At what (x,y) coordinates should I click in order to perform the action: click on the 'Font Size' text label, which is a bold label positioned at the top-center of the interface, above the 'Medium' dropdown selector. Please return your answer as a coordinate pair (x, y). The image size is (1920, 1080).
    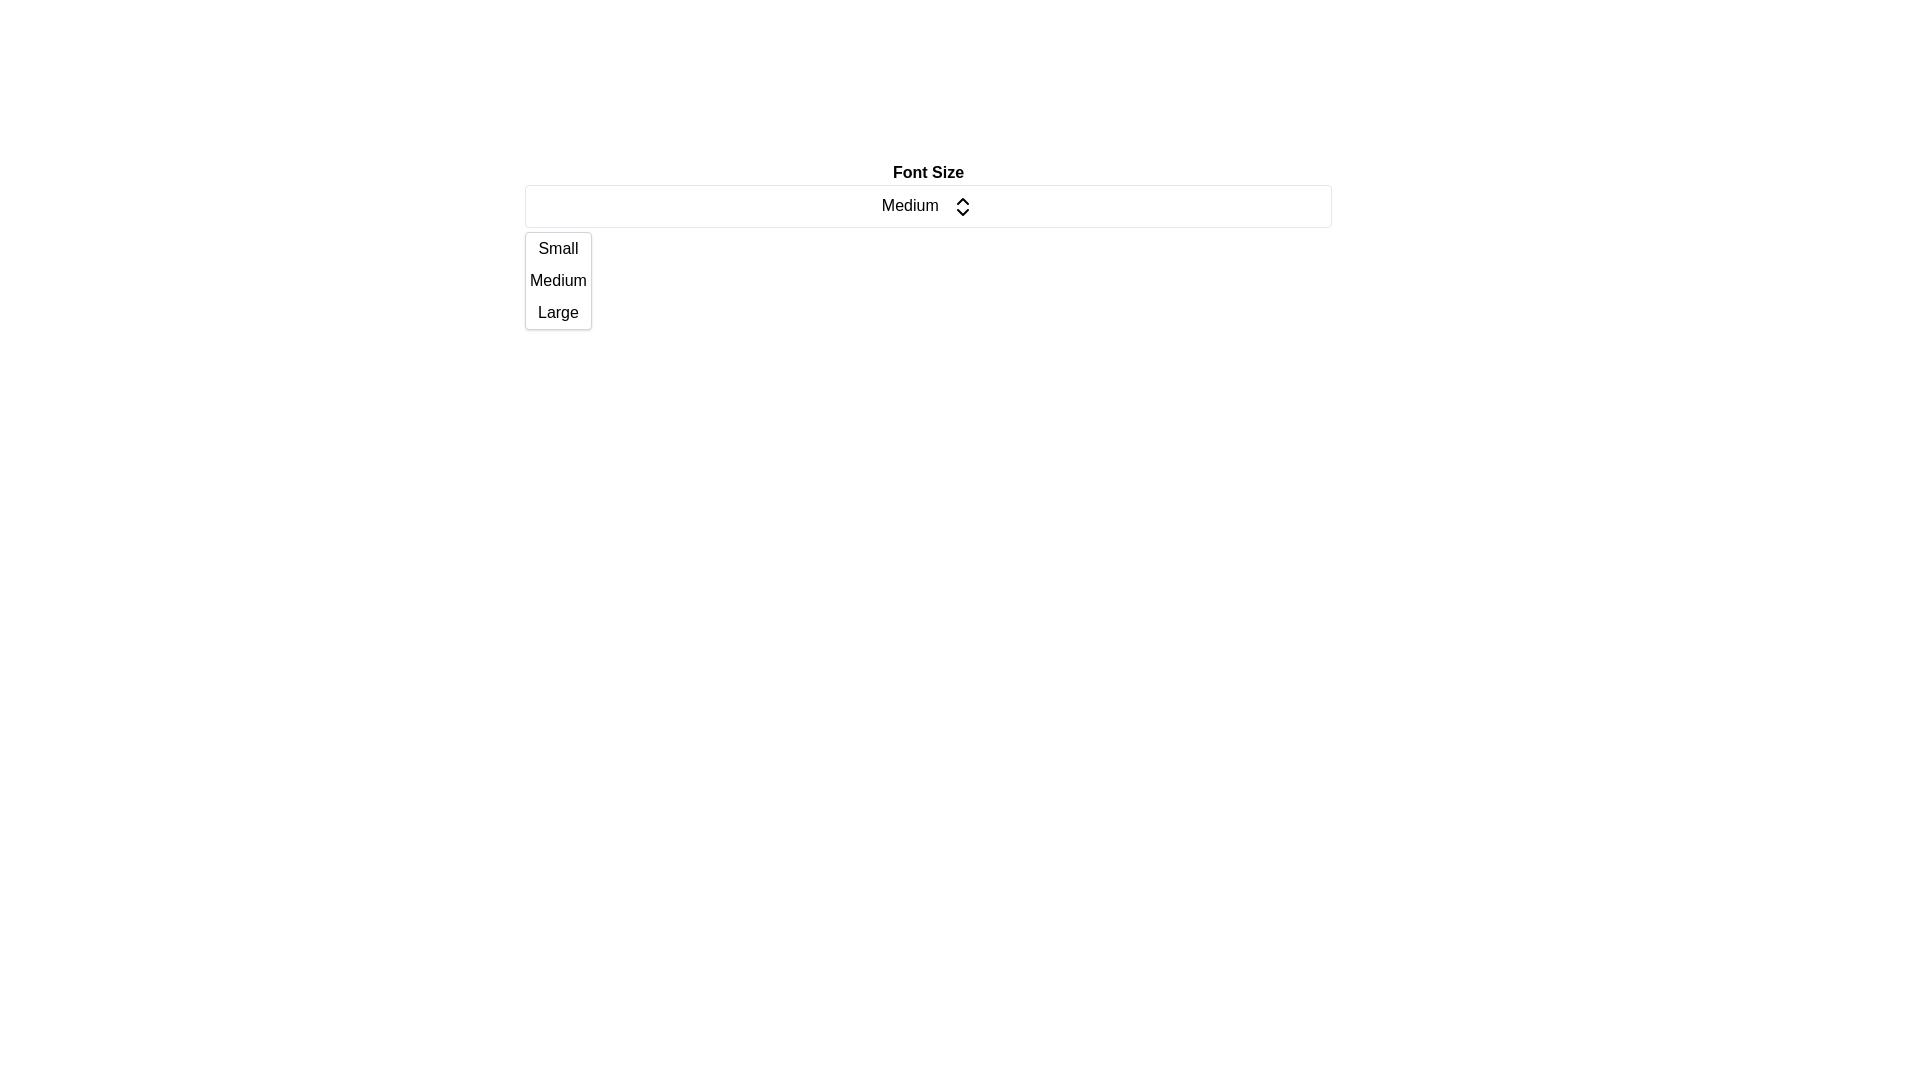
    Looking at the image, I should click on (927, 171).